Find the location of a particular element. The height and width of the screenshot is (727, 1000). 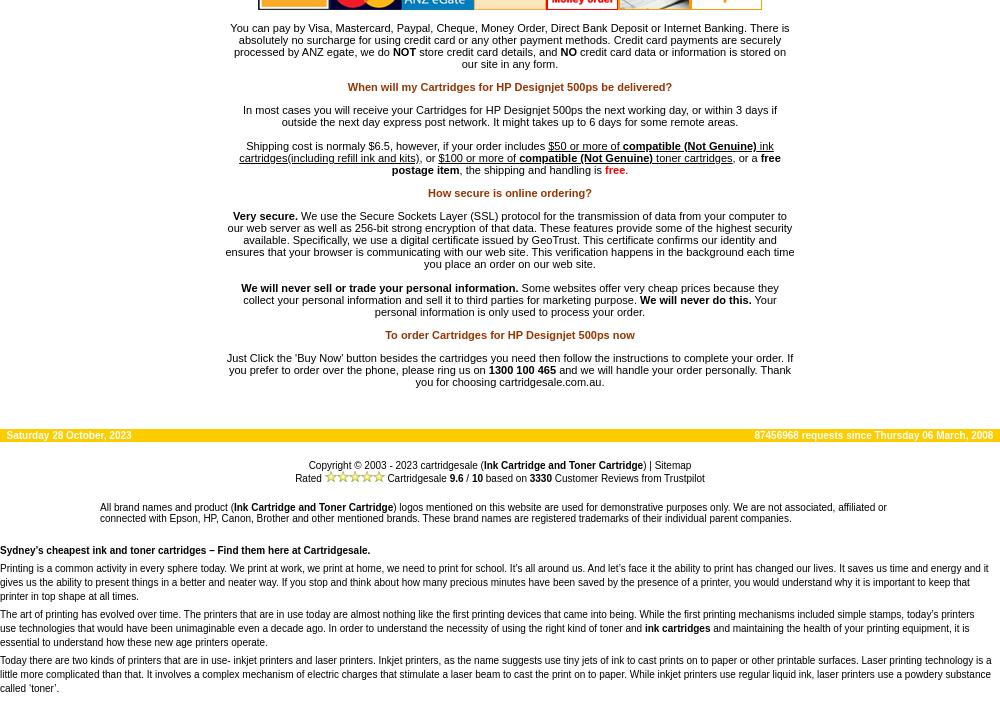

'store credit card details, and' is located at coordinates (487, 51).